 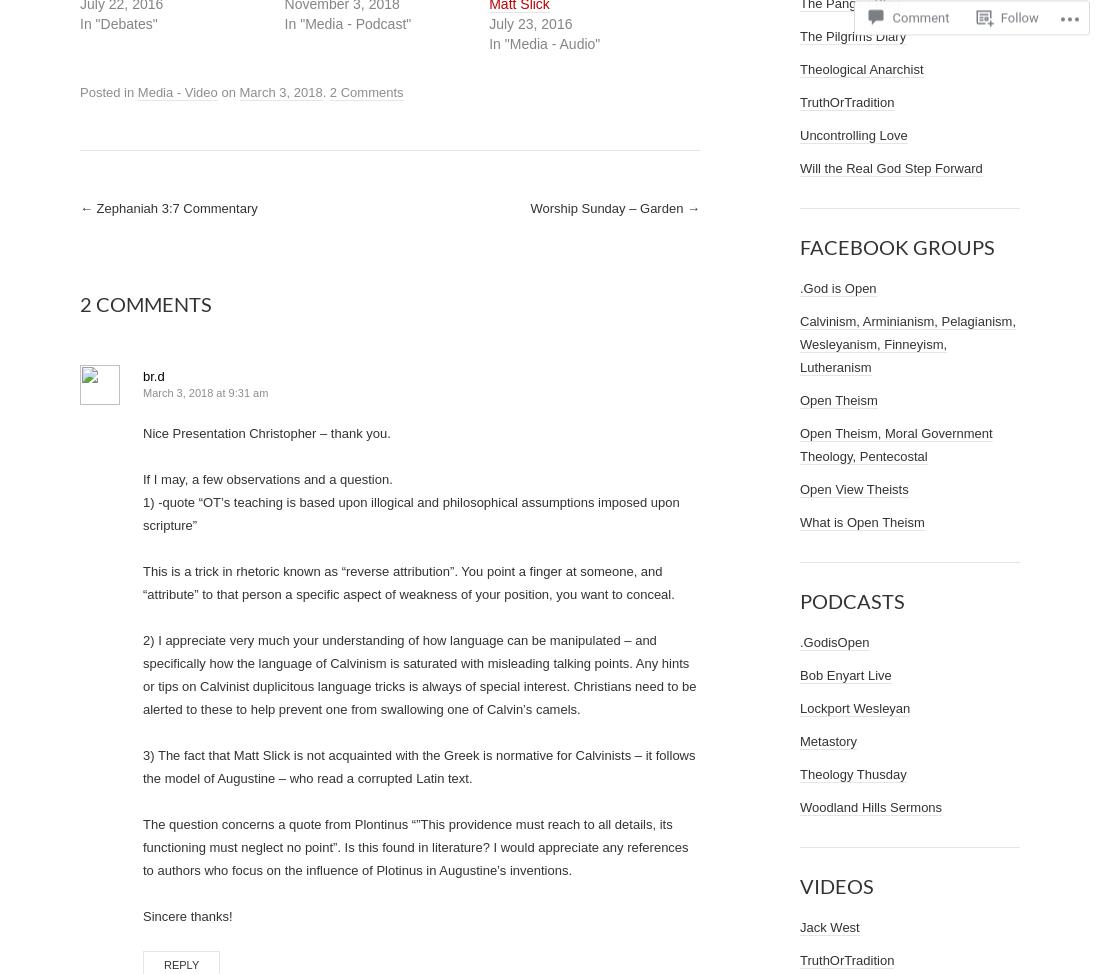 What do you see at coordinates (142, 674) in the screenshot?
I see `'2) I appreciate very much your understanding of how language can be manipulated – and specifically how the language of Calvinism is saturated with misleading talking points.  Any hints or tips on Calvinist duplicitous language tricks is always of special interest.  Christians need to be alerted to these to help prevent one from swallowing one of Calvin’s camels.'` at bounding box center [142, 674].